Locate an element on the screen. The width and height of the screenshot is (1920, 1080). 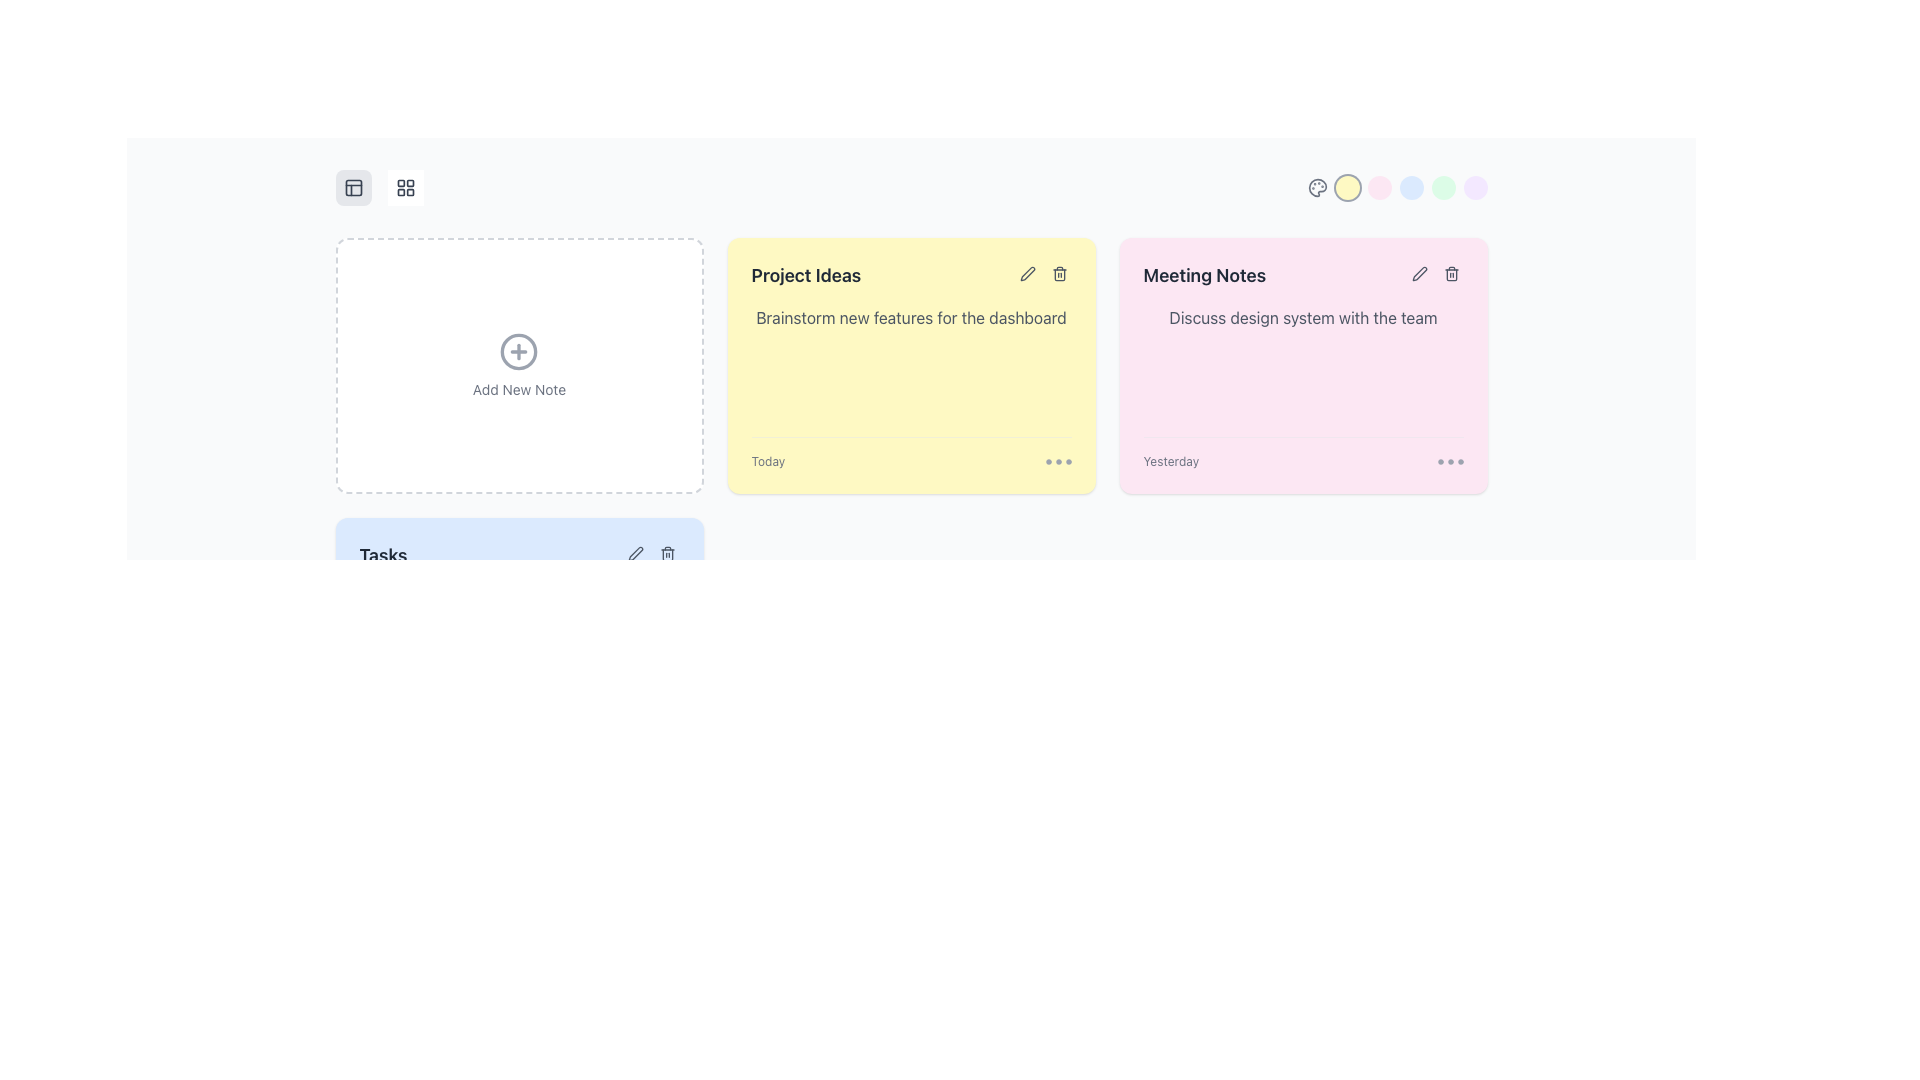
the interactive icon in the top-right corner of the 'Project Ideas' card is located at coordinates (1027, 273).